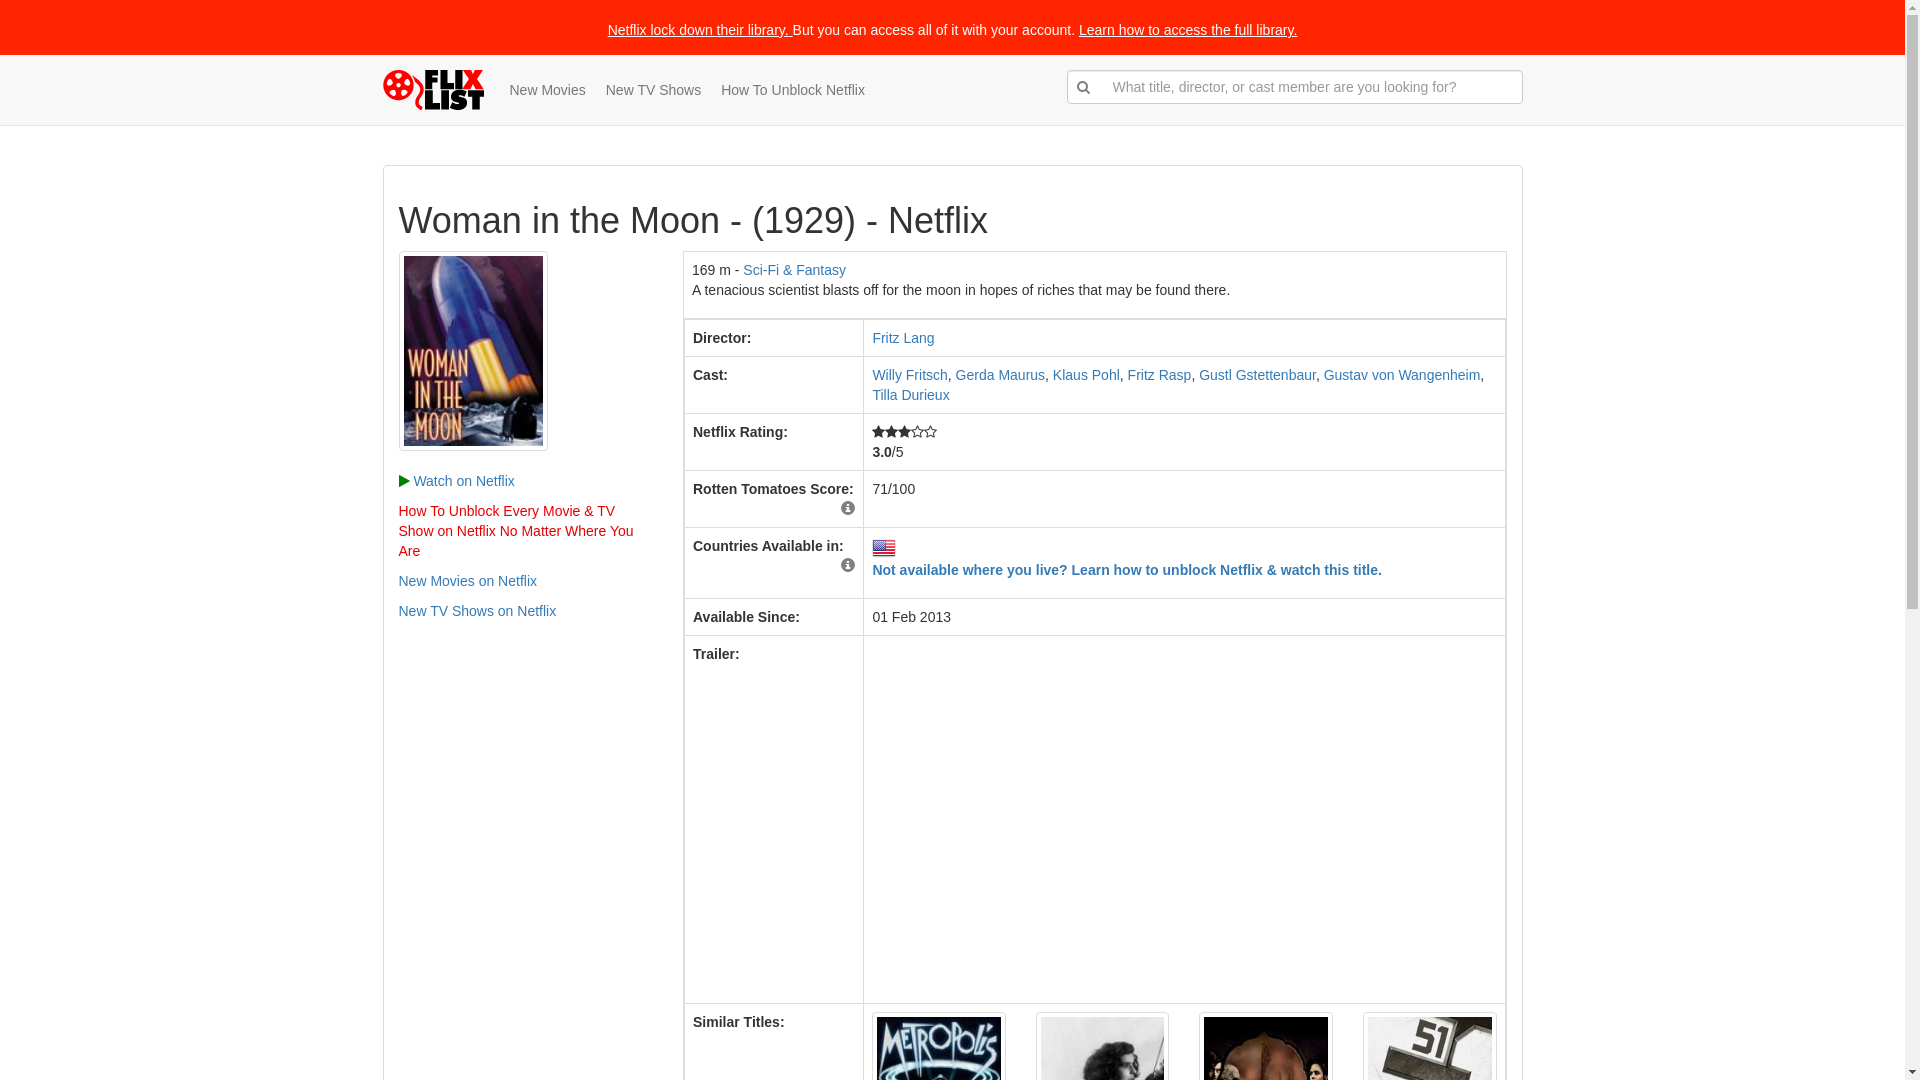 This screenshot has width=1920, height=1080. What do you see at coordinates (475, 609) in the screenshot?
I see `'New TV Shows on Netflix'` at bounding box center [475, 609].